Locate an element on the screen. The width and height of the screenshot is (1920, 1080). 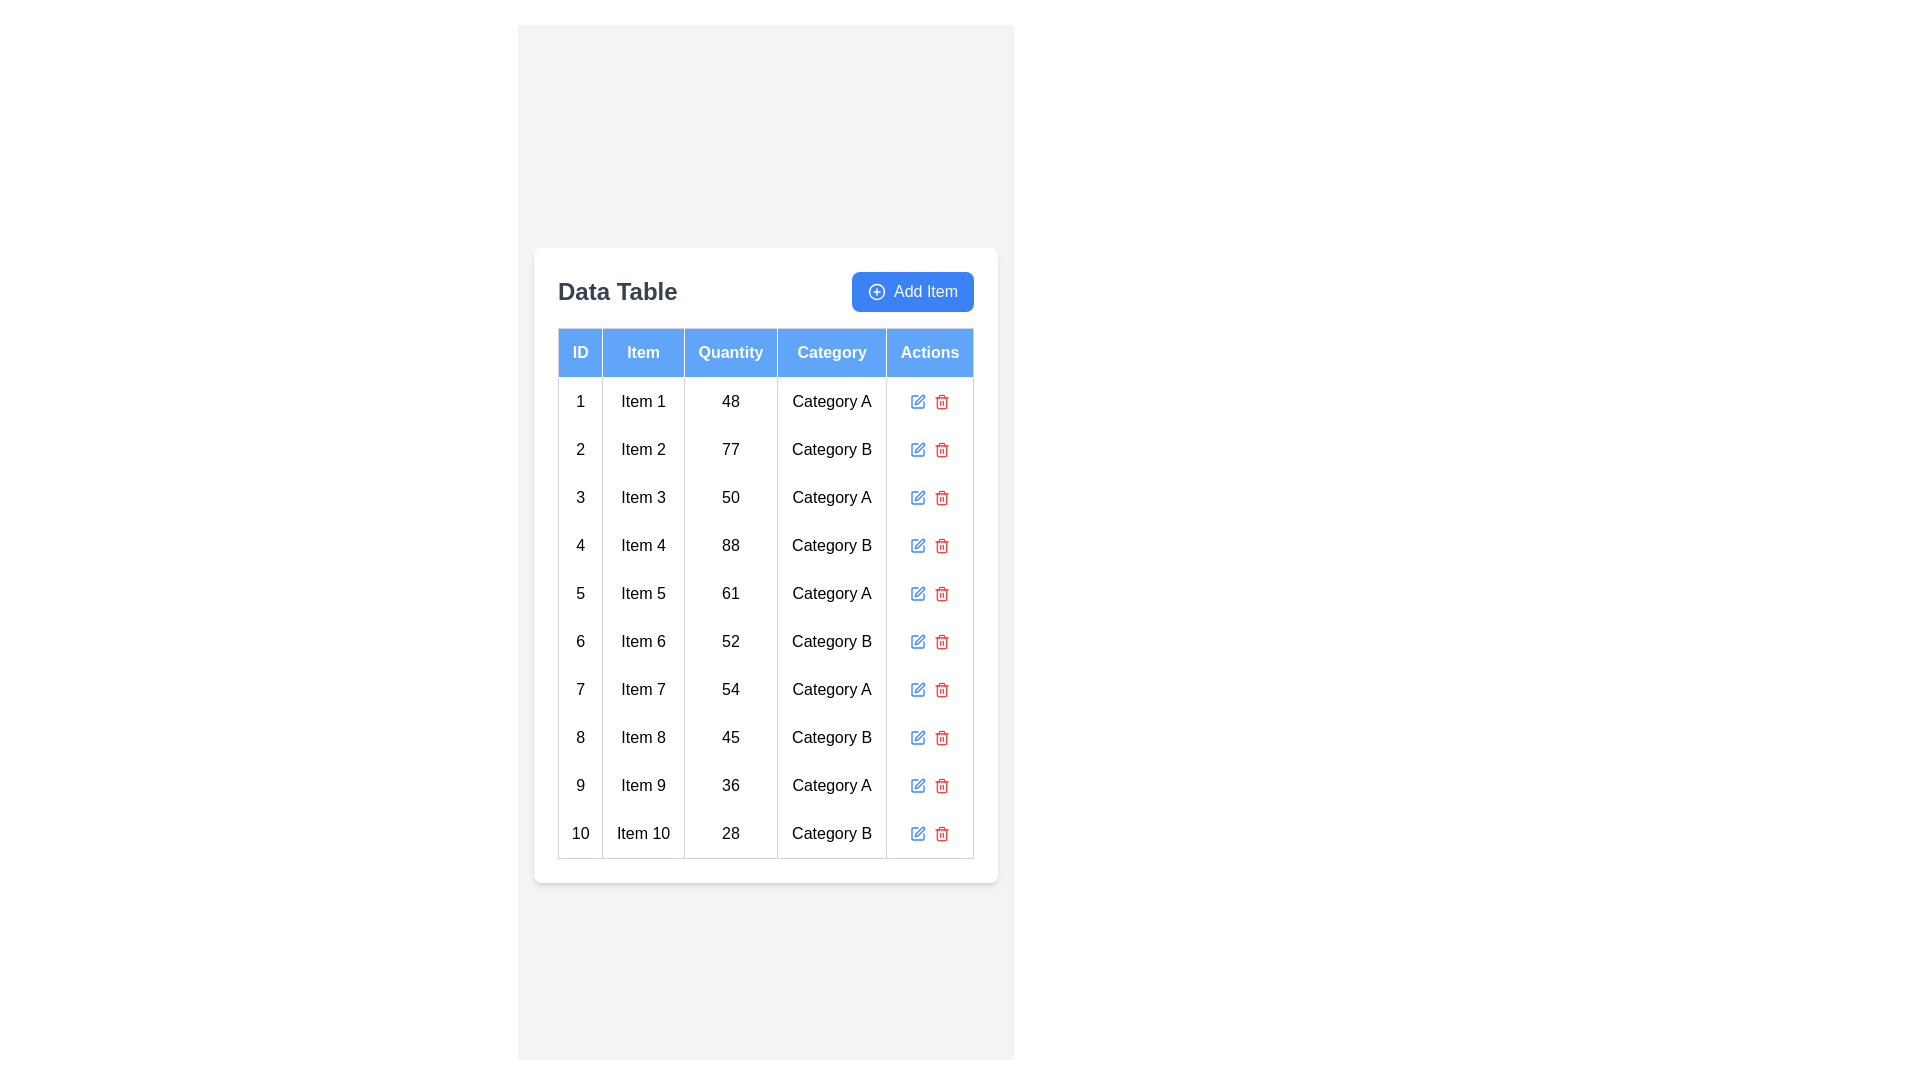
the fourth row of the table that displays item information is located at coordinates (765, 544).